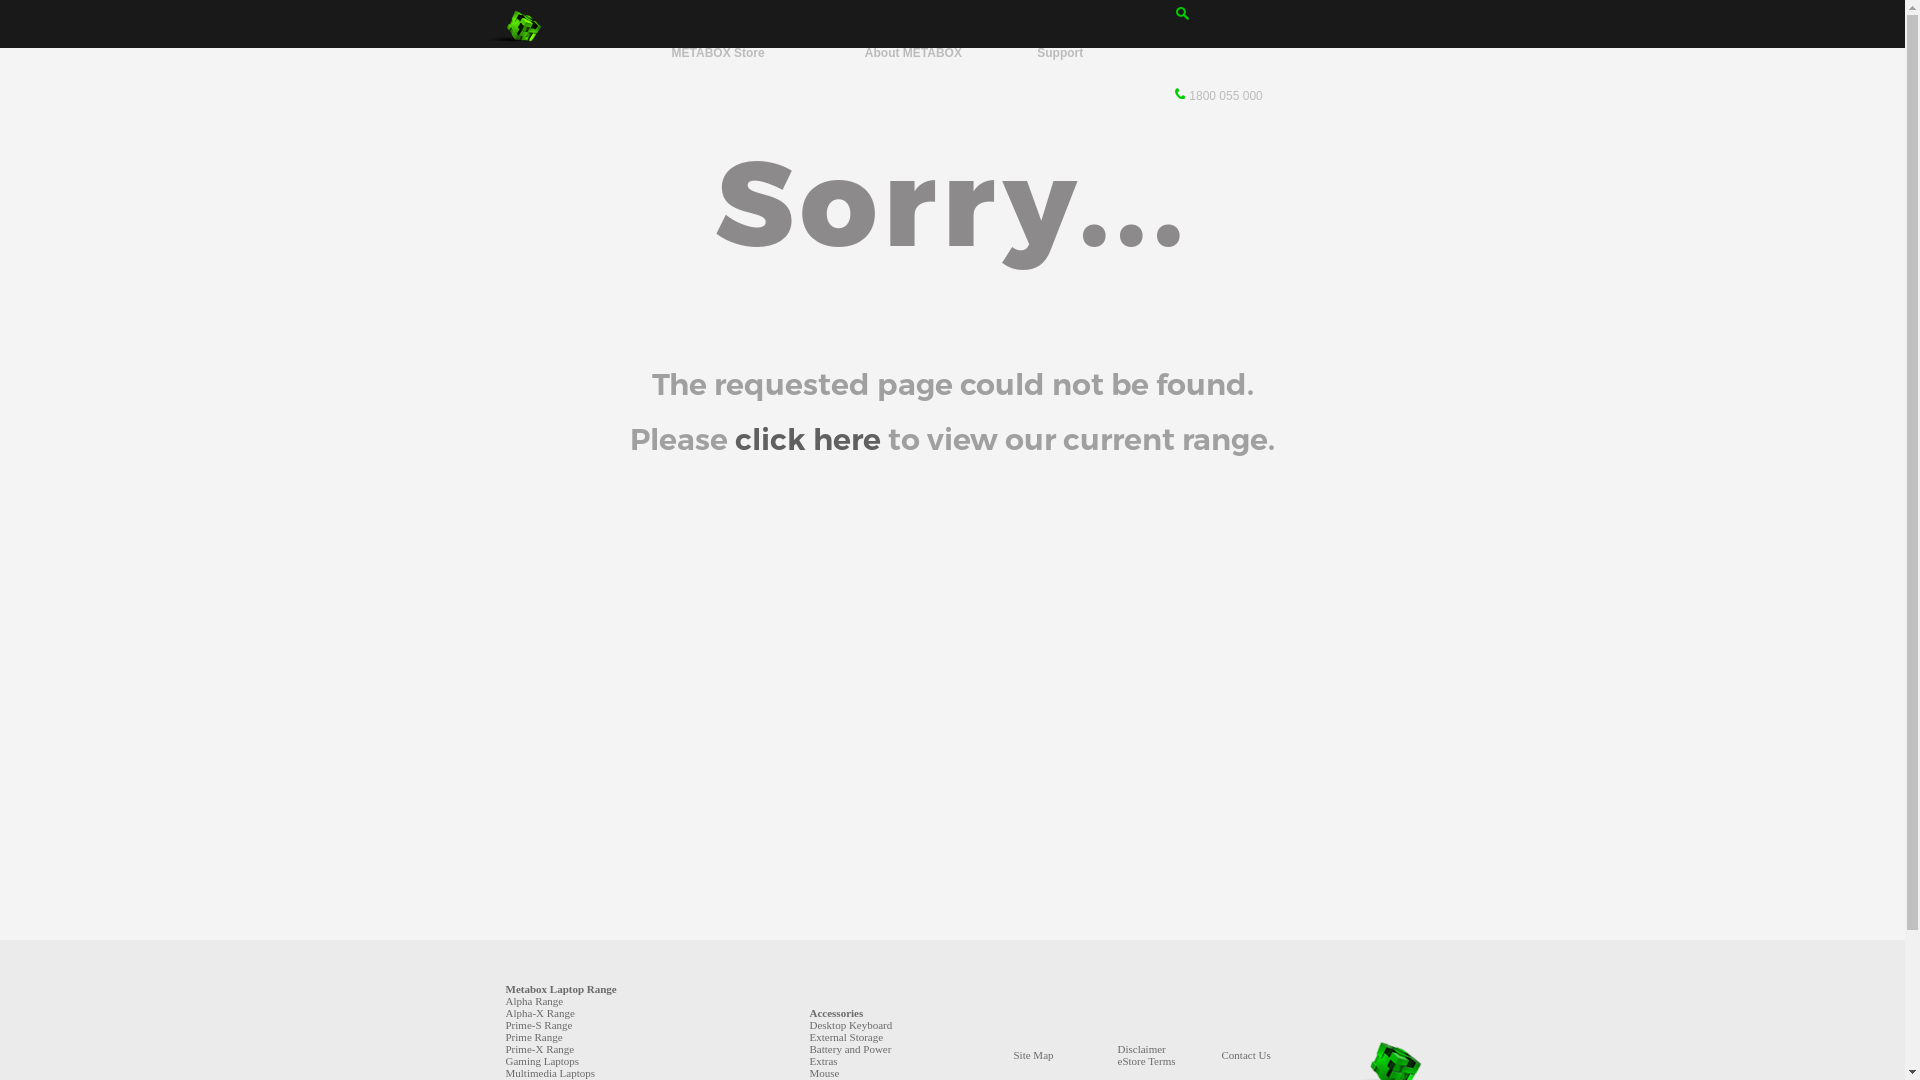  Describe the element at coordinates (560, 987) in the screenshot. I see `'Metabox Laptop Range'` at that location.